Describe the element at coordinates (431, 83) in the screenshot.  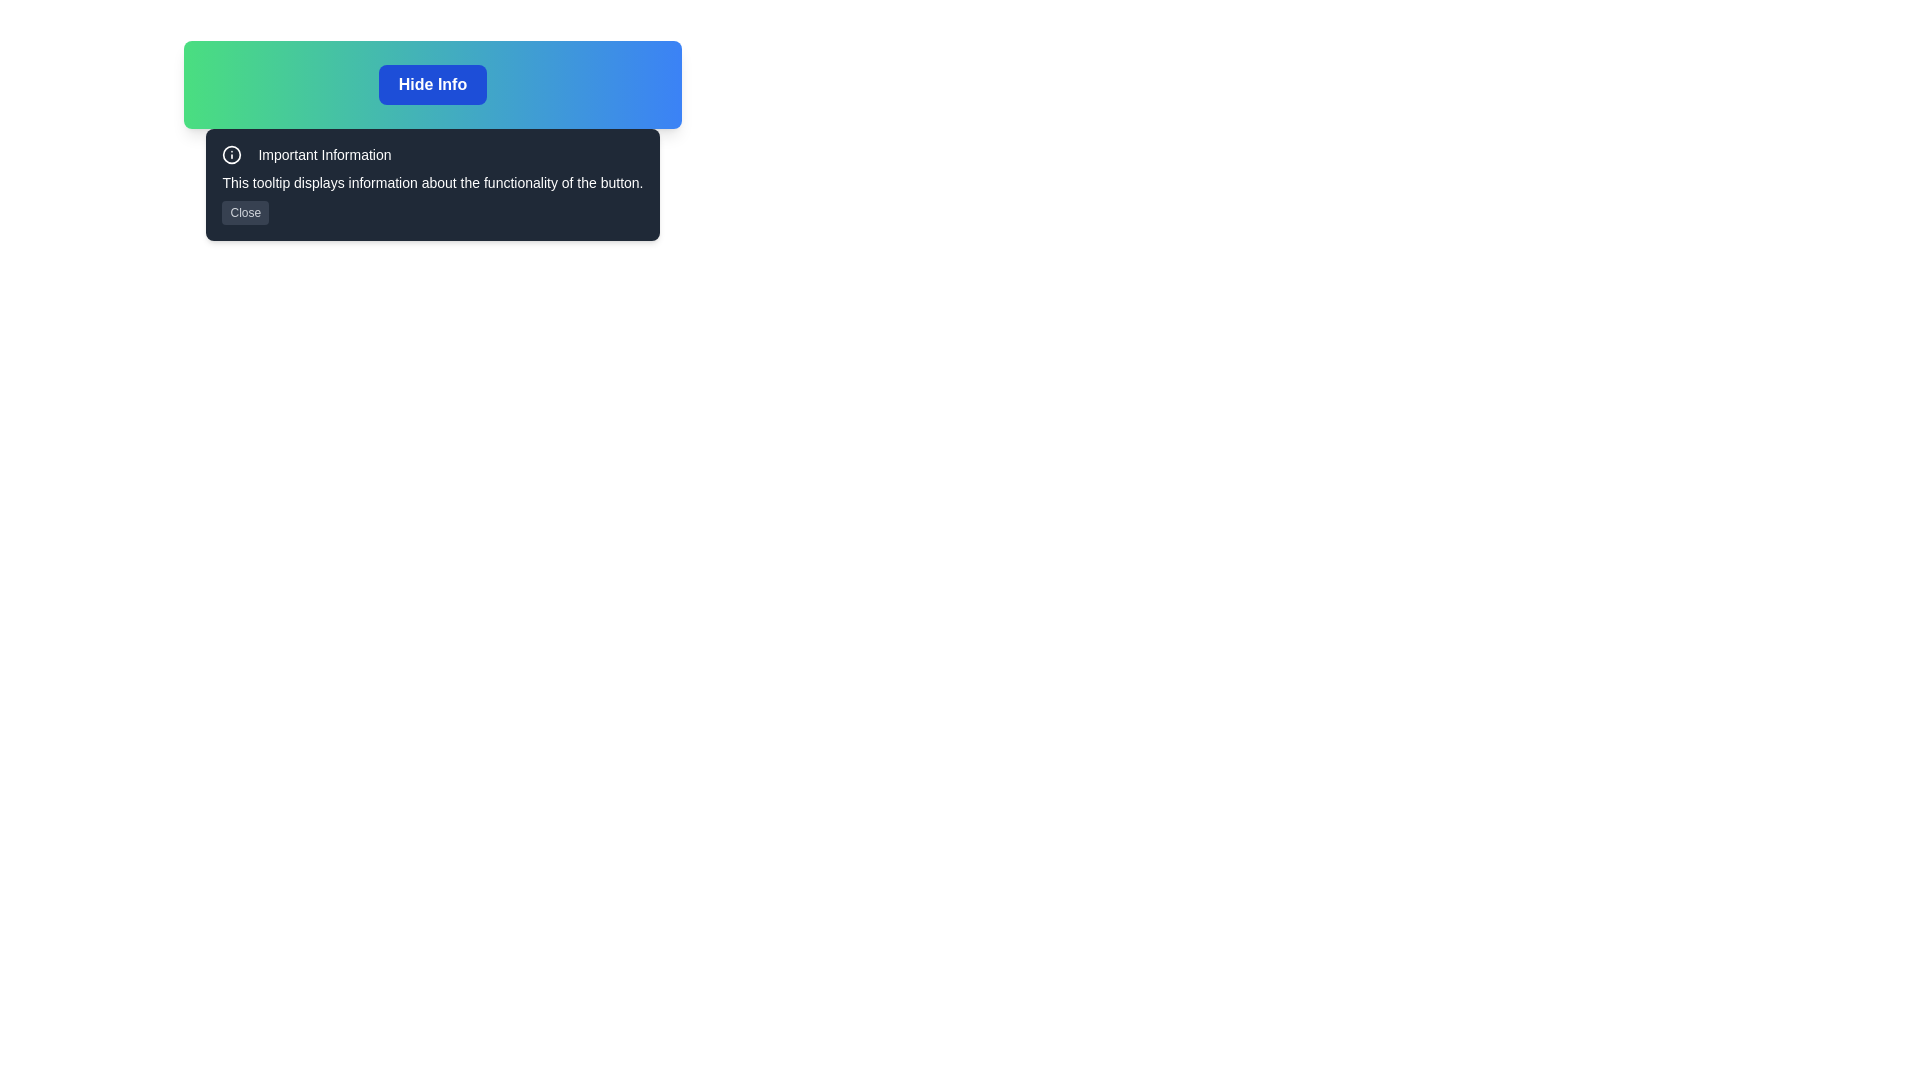
I see `the 'Hide Info' button, which has rounded corners and a blue background with bold white text` at that location.